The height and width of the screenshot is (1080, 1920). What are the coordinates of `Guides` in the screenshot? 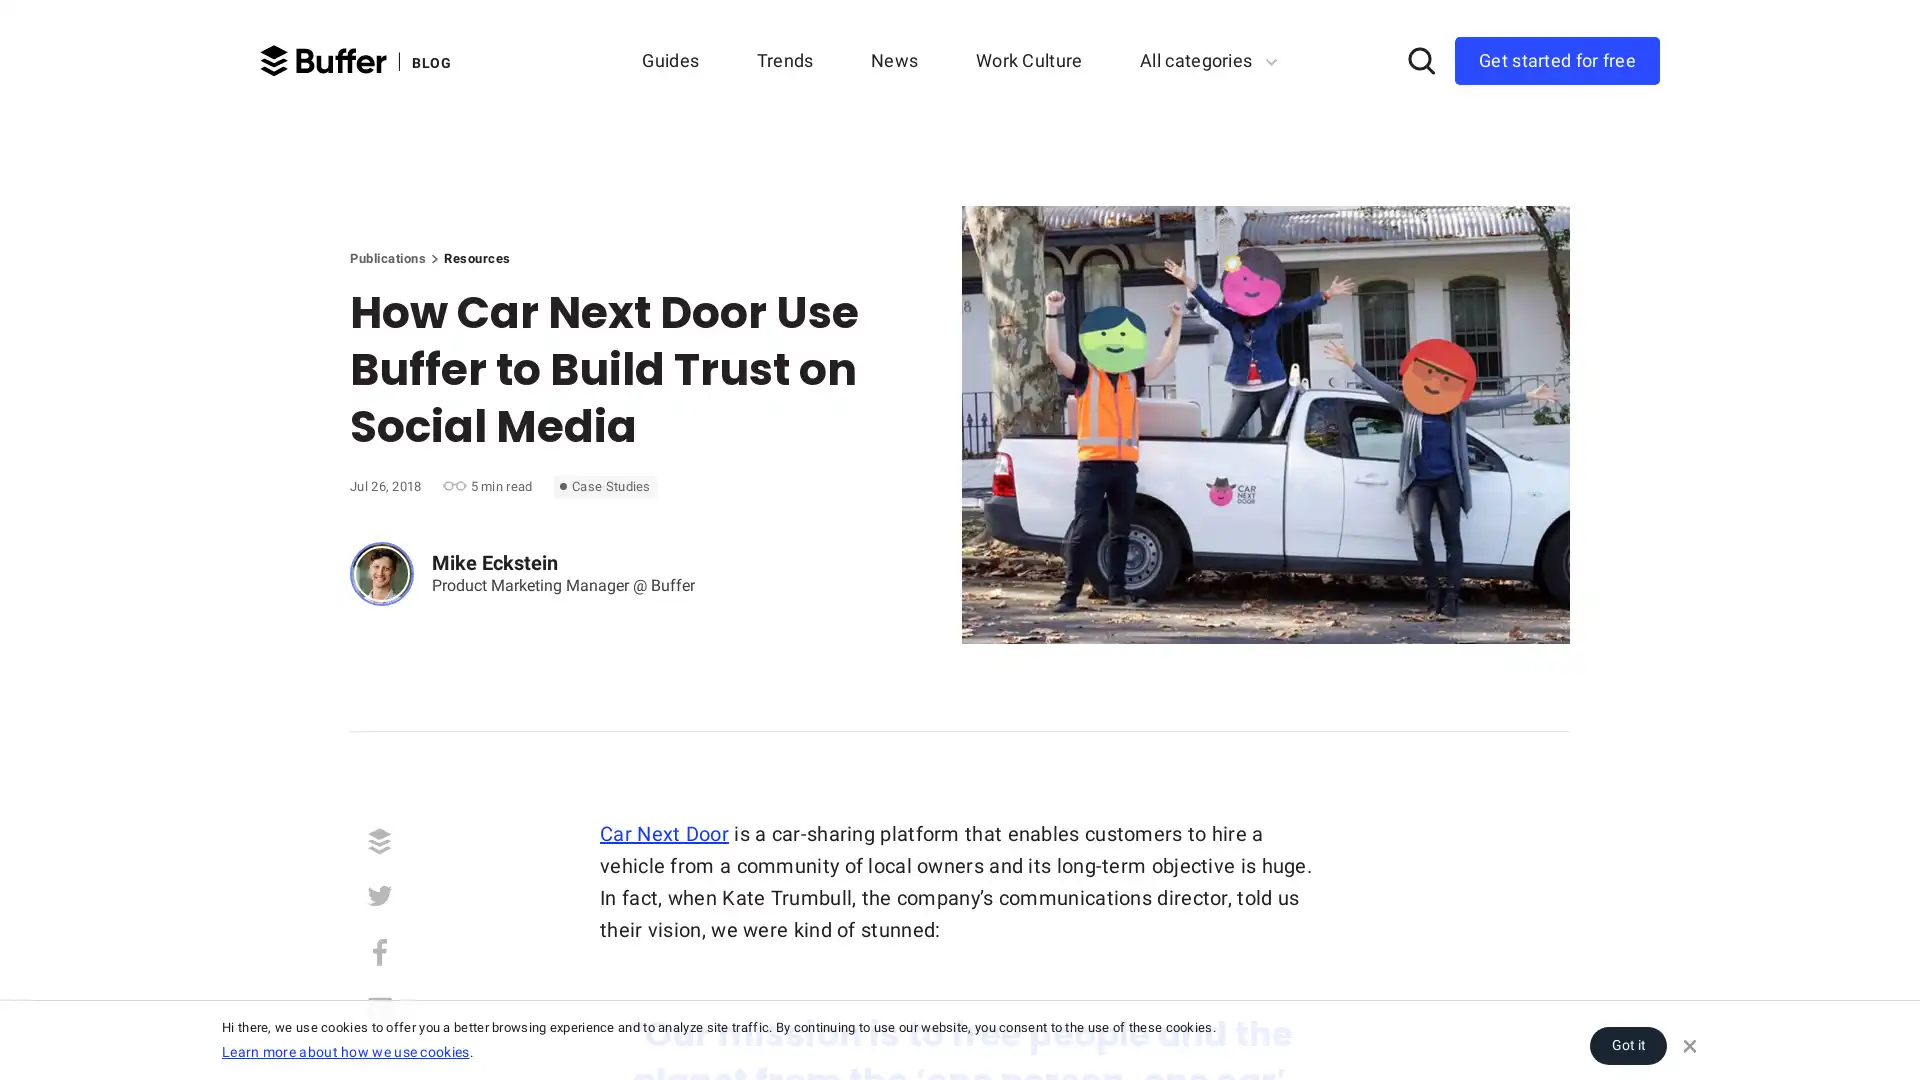 It's located at (670, 60).